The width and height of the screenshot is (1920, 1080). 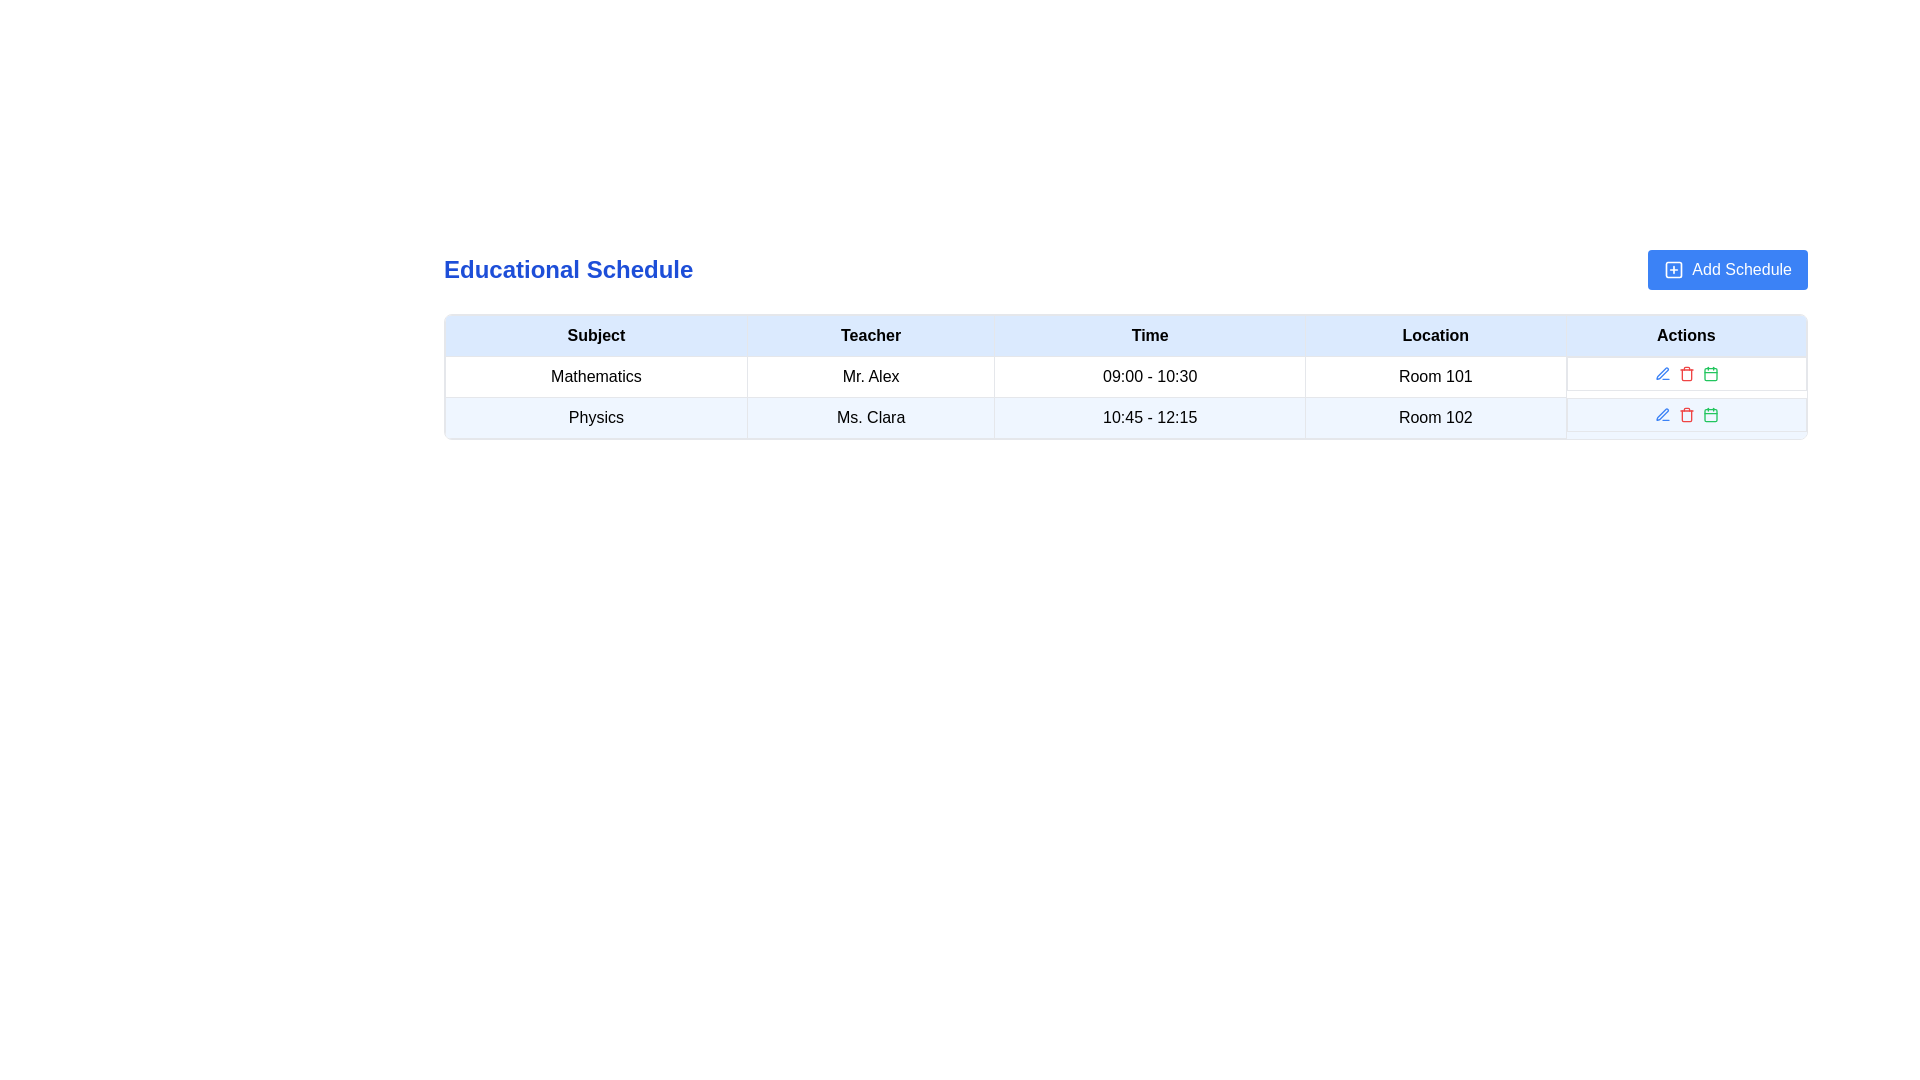 What do you see at coordinates (1126, 334) in the screenshot?
I see `the 'Time' column header cell to sort the table by time` at bounding box center [1126, 334].